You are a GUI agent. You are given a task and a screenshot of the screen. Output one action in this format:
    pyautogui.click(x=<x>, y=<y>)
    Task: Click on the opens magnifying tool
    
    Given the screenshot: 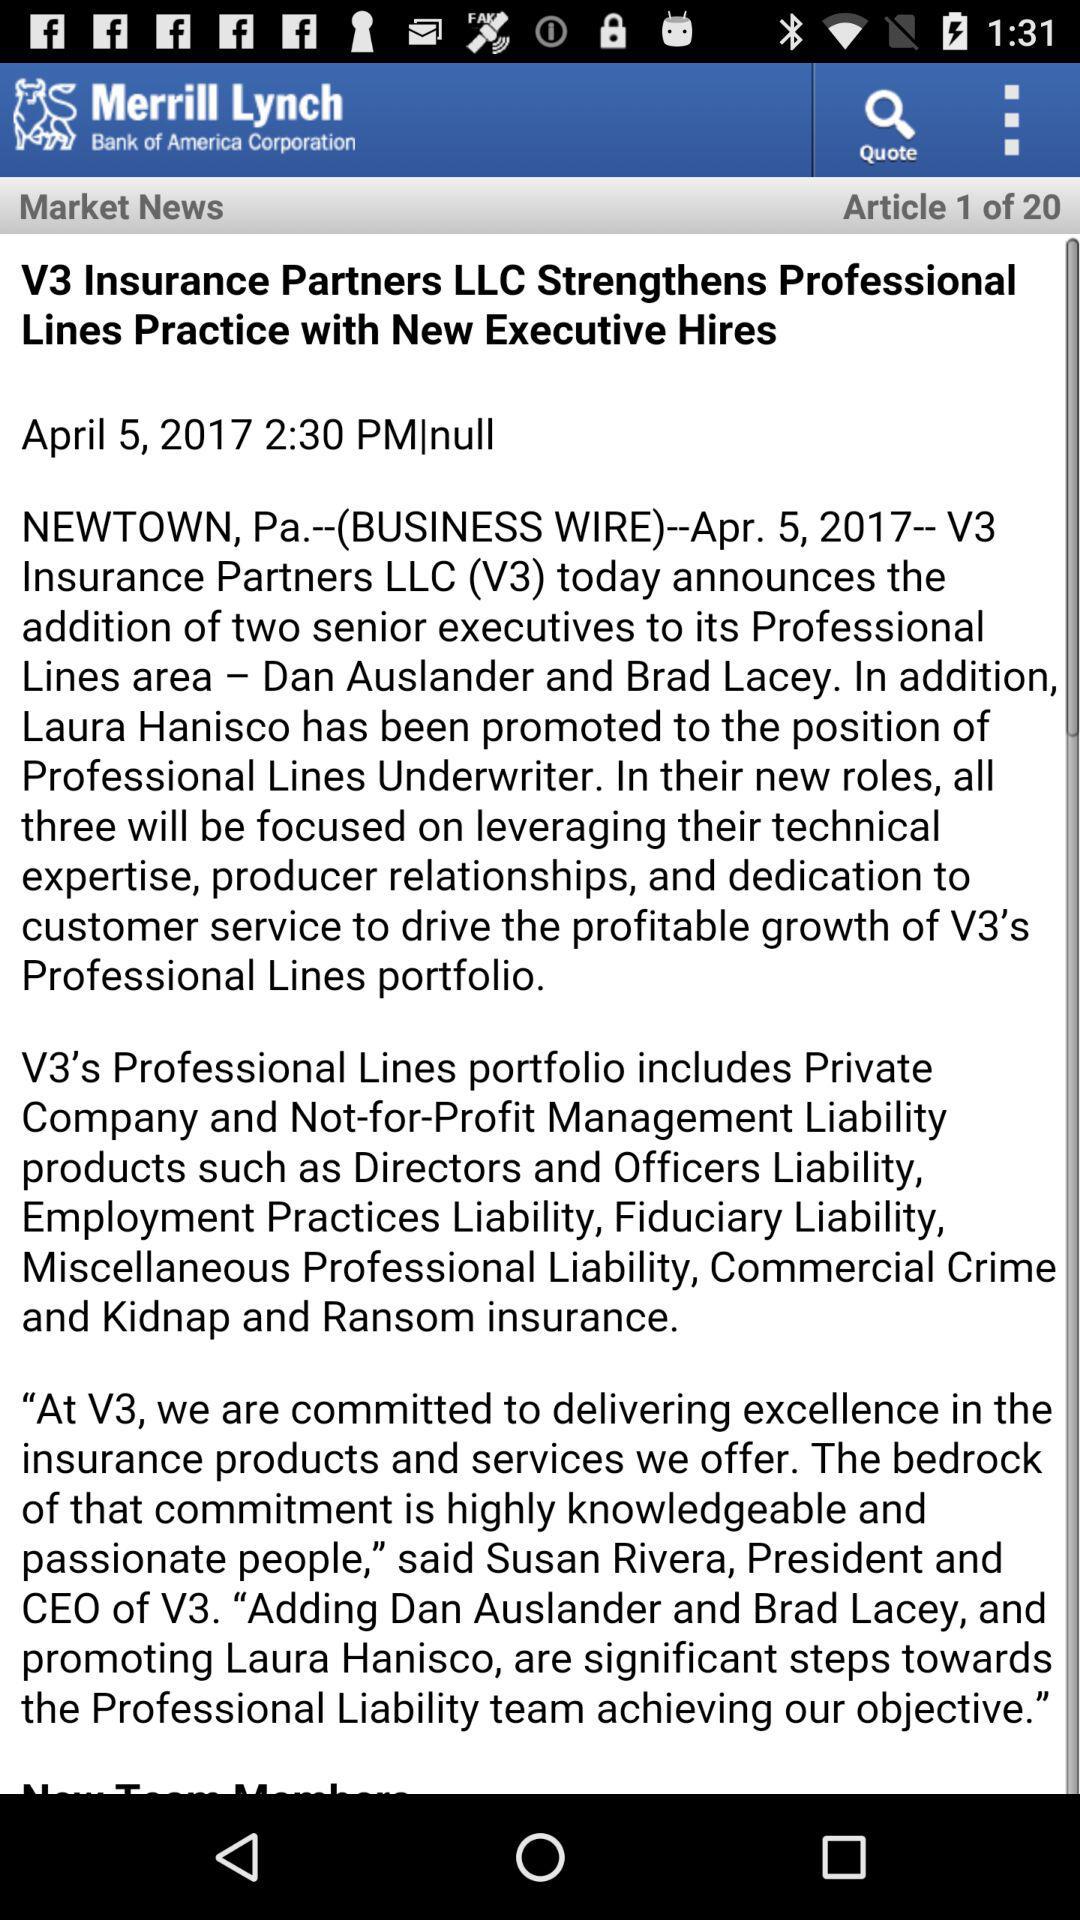 What is the action you would take?
    pyautogui.click(x=884, y=119)
    